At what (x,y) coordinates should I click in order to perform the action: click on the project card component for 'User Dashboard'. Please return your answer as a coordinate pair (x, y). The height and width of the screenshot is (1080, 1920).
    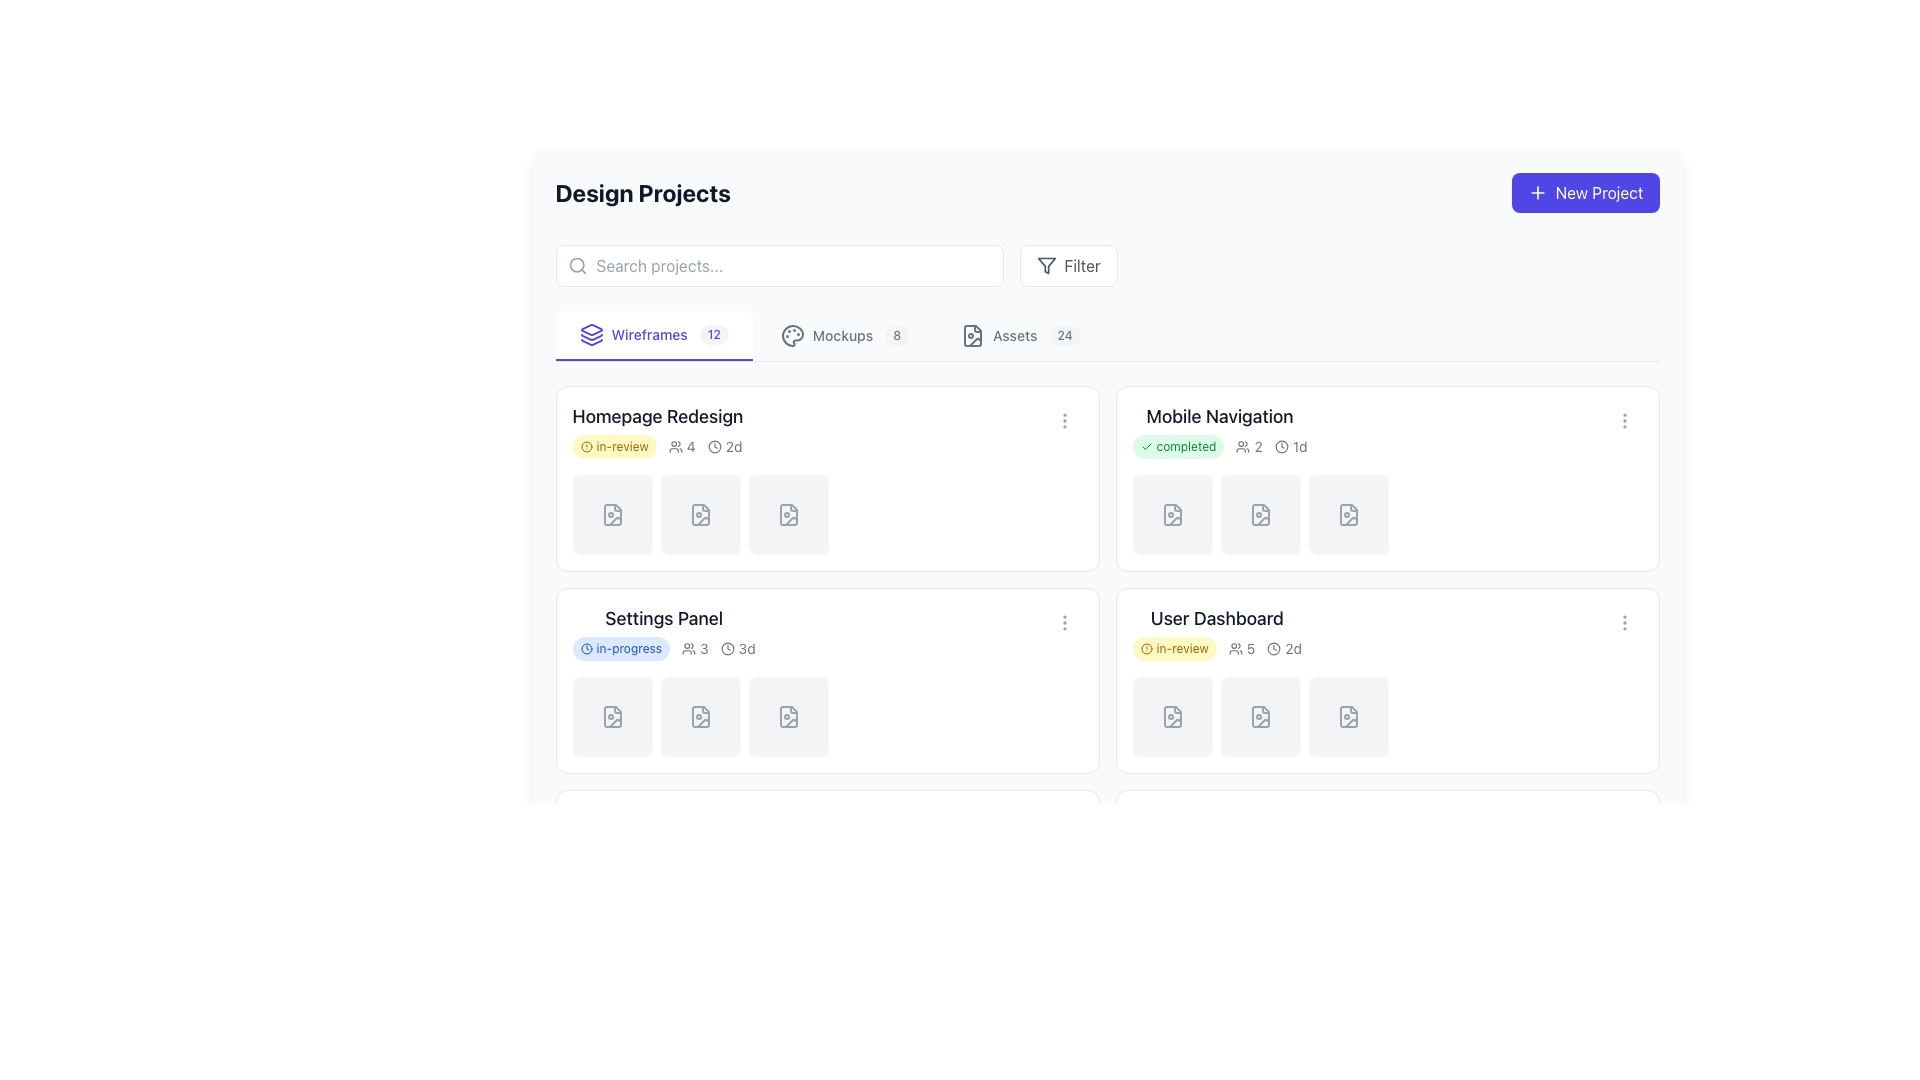
    Looking at the image, I should click on (1216, 632).